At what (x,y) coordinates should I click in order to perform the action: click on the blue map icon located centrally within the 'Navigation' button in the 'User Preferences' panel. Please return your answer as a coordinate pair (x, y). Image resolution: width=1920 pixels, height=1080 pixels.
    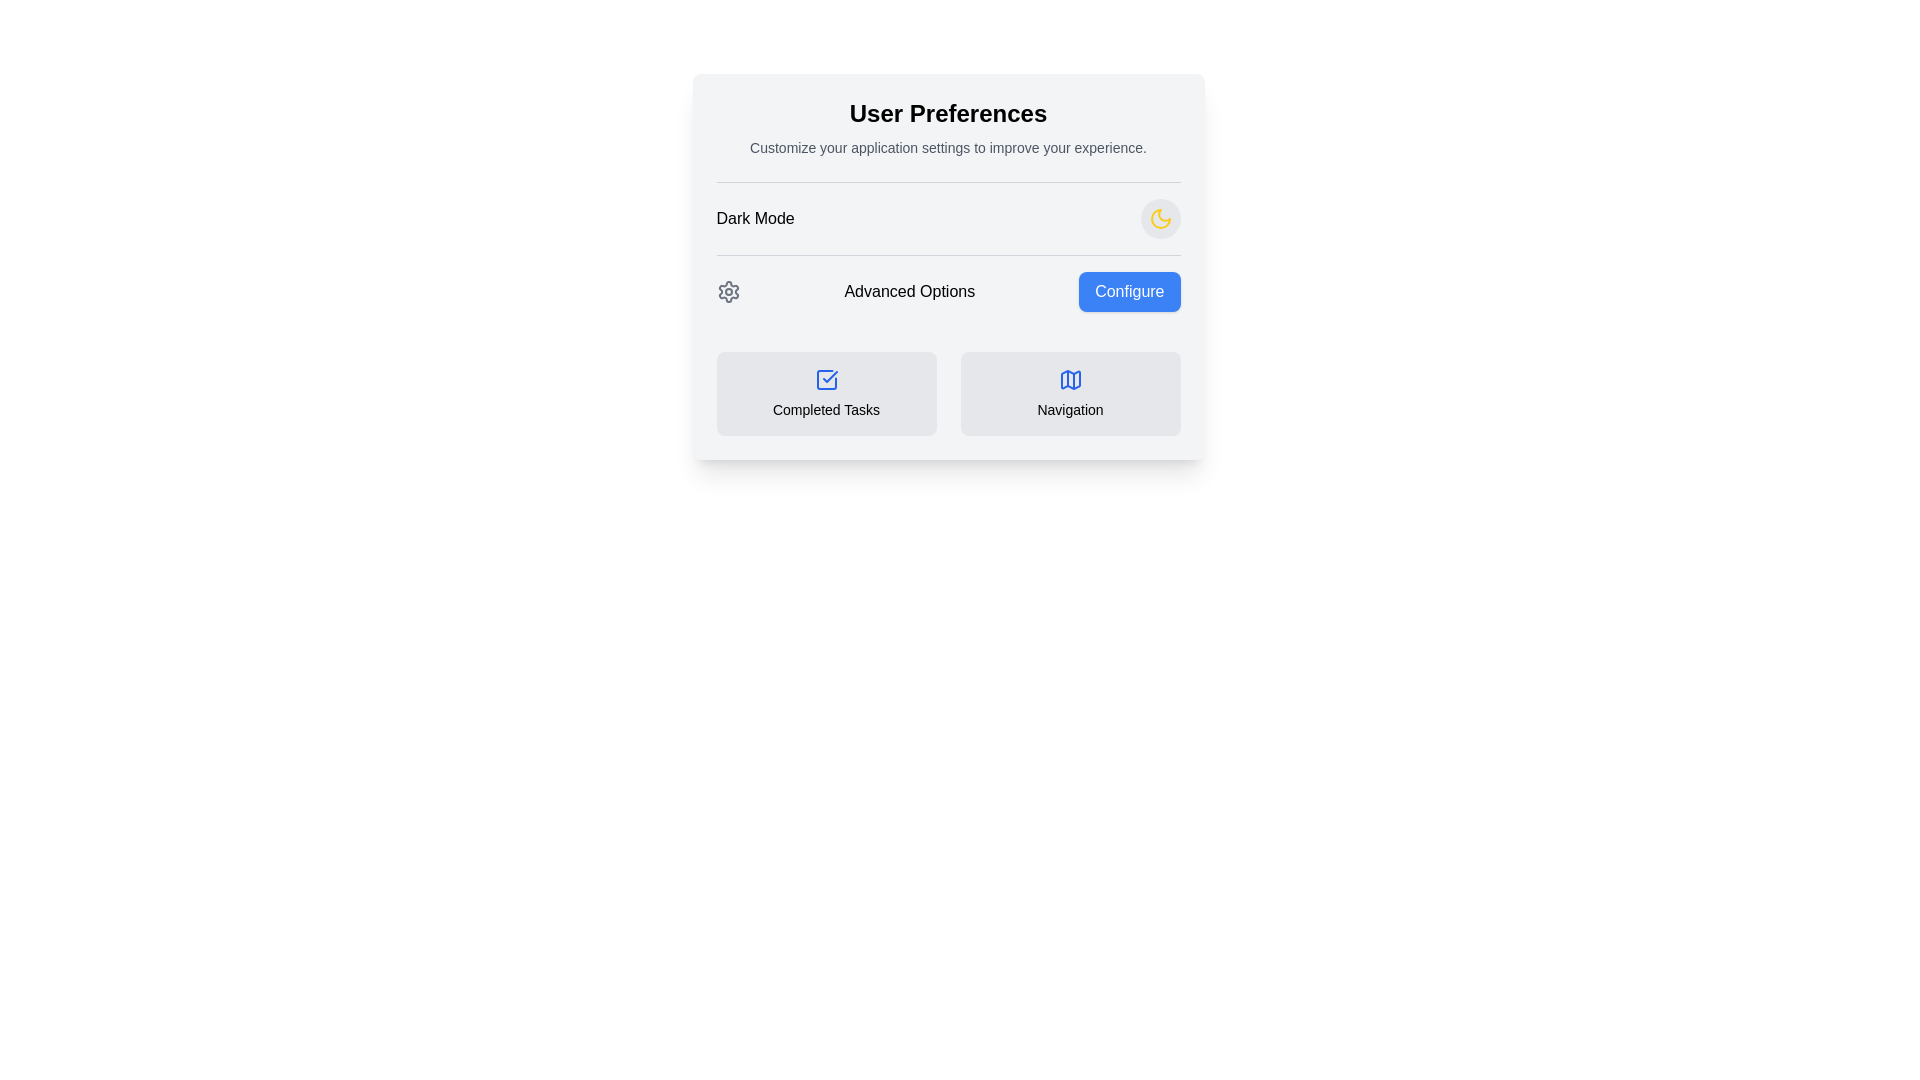
    Looking at the image, I should click on (1069, 380).